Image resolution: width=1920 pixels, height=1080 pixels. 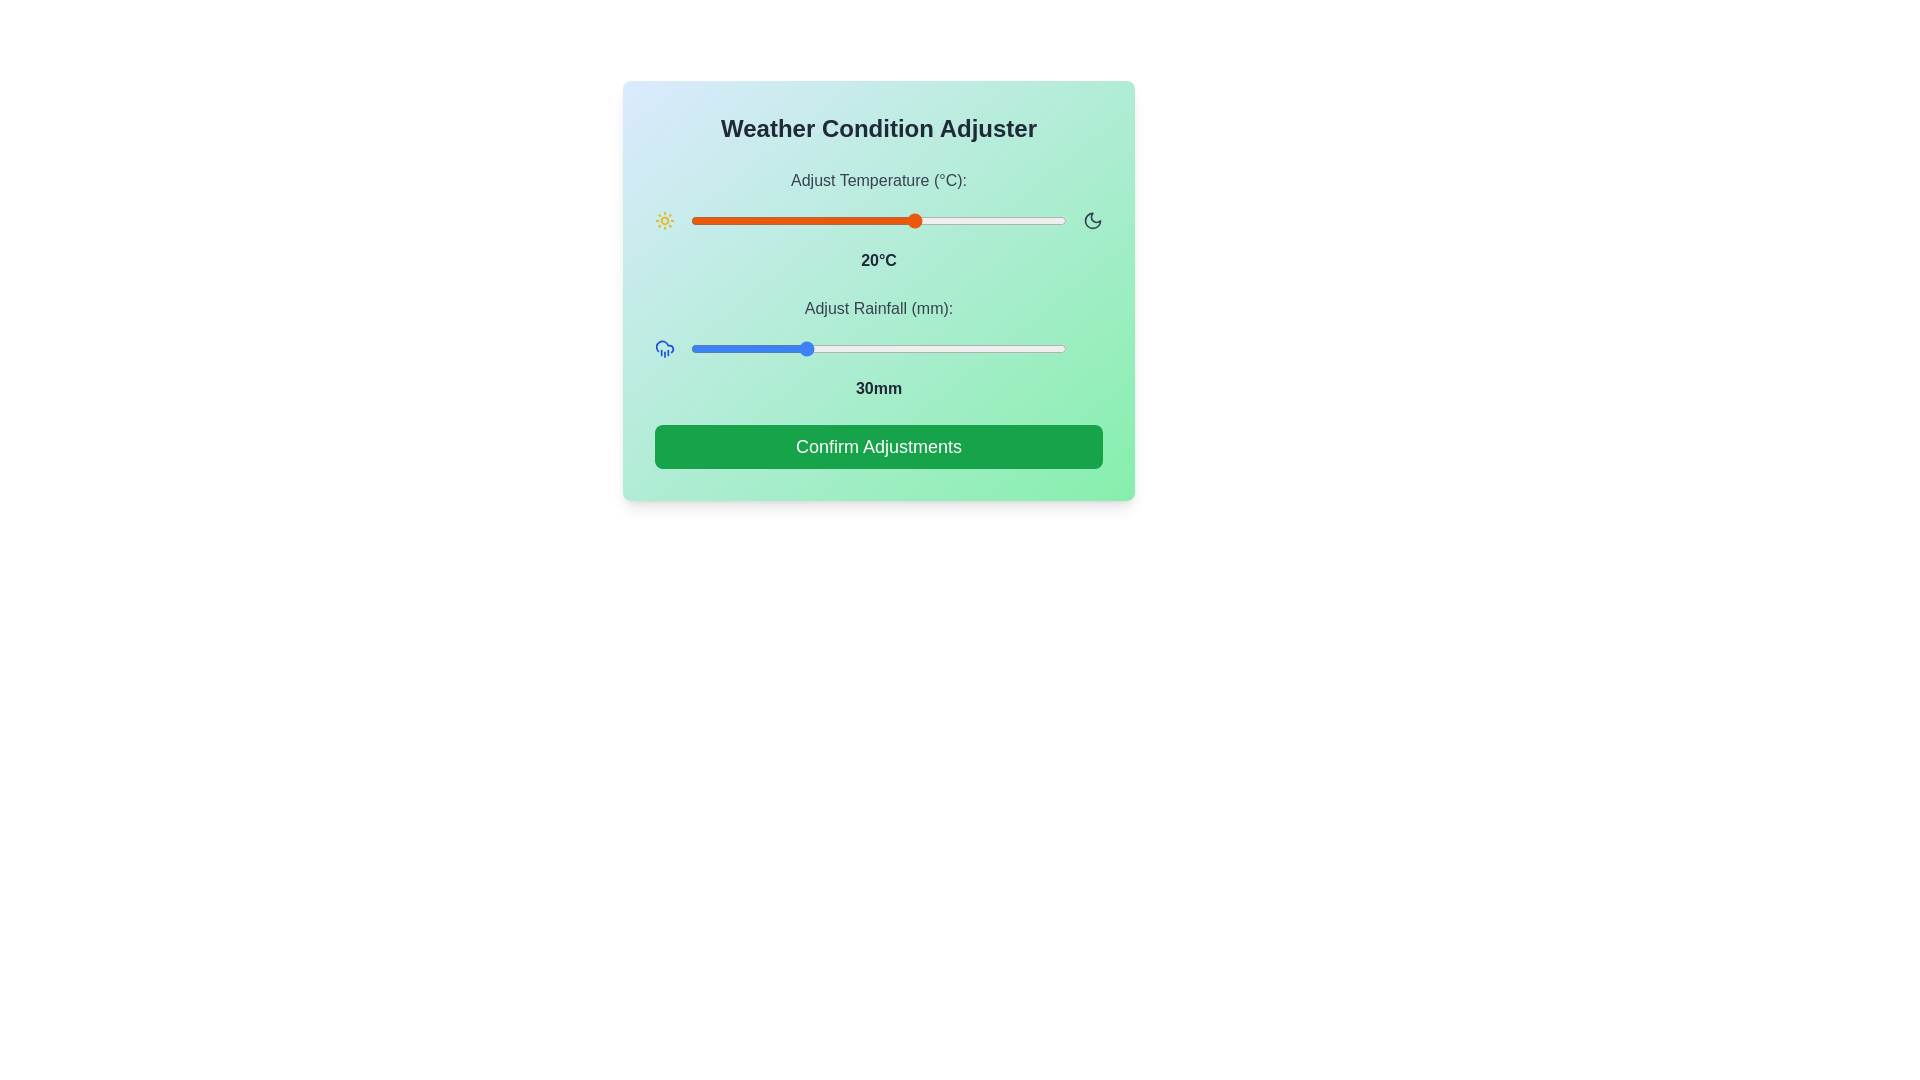 What do you see at coordinates (878, 446) in the screenshot?
I see `'Confirm Adjustments' button` at bounding box center [878, 446].